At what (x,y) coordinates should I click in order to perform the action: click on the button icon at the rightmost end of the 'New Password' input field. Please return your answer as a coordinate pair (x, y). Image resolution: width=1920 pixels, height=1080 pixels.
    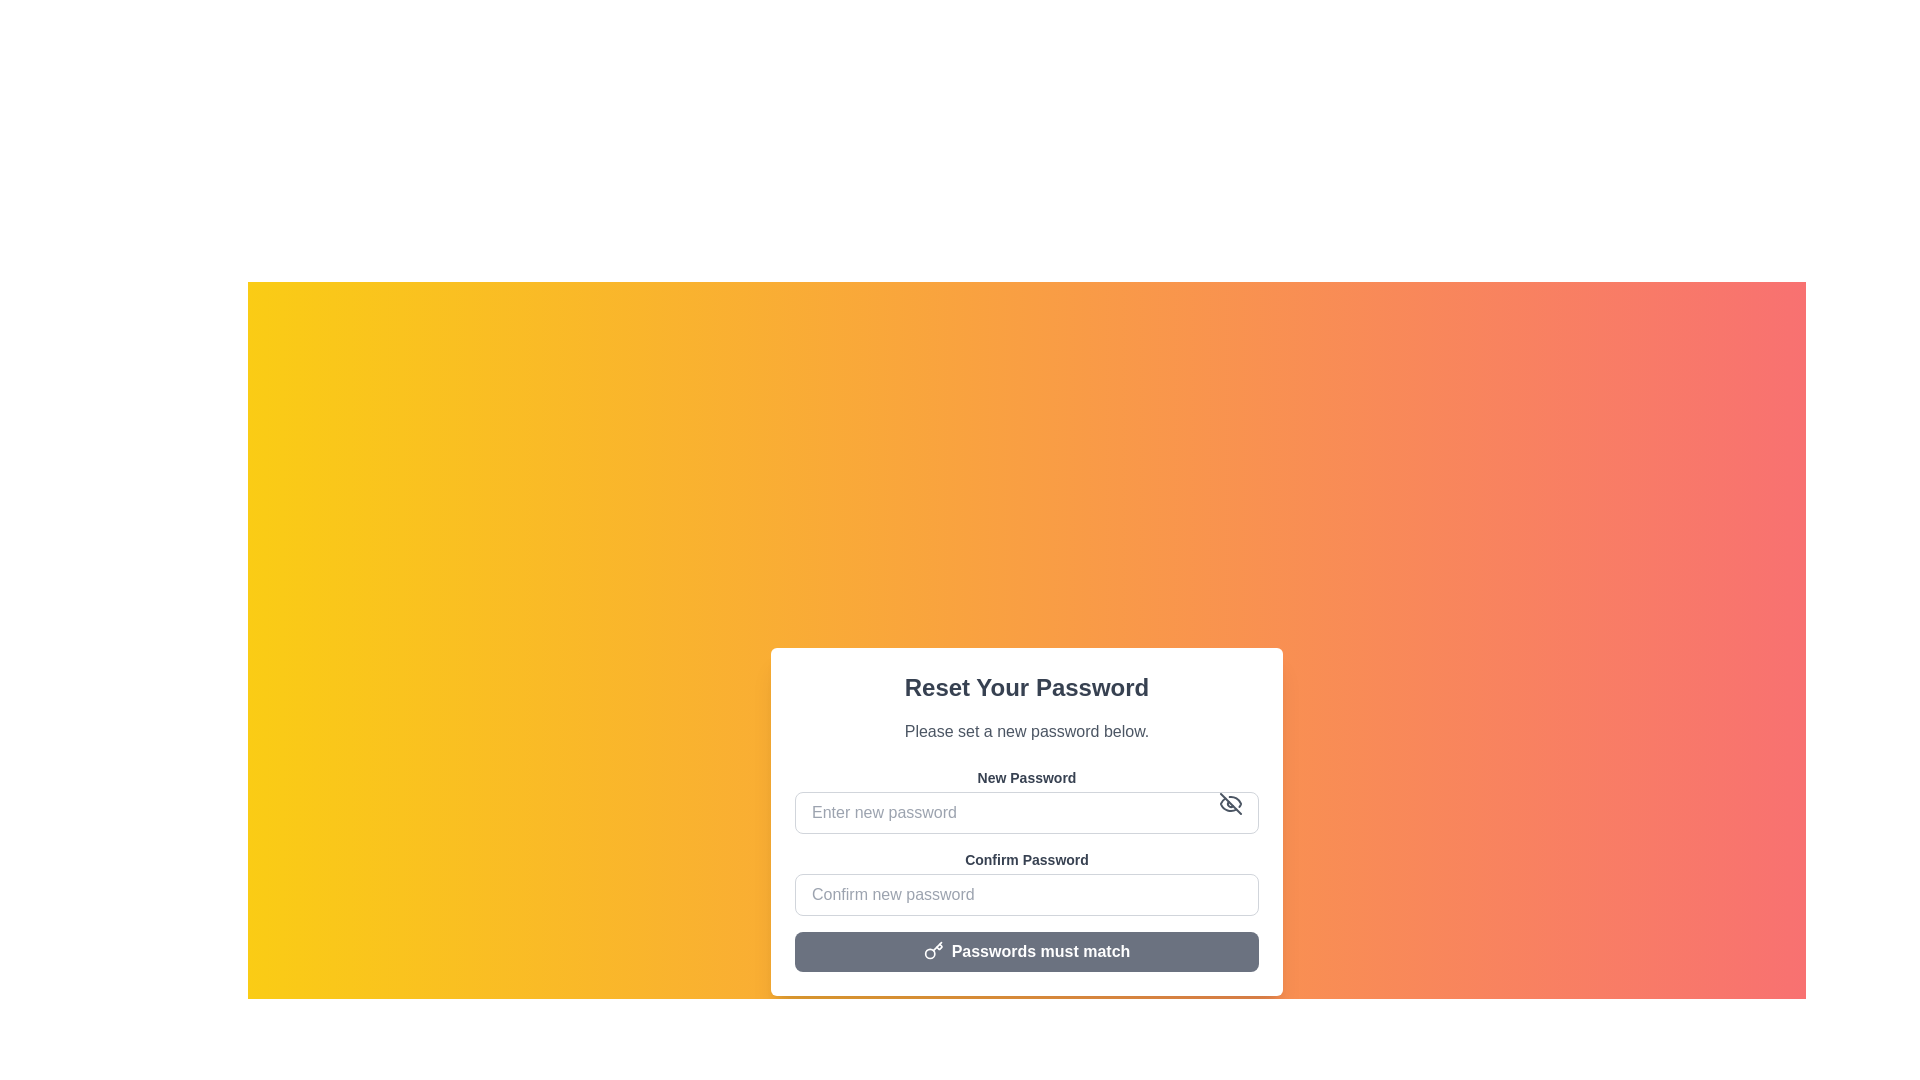
    Looking at the image, I should click on (1229, 802).